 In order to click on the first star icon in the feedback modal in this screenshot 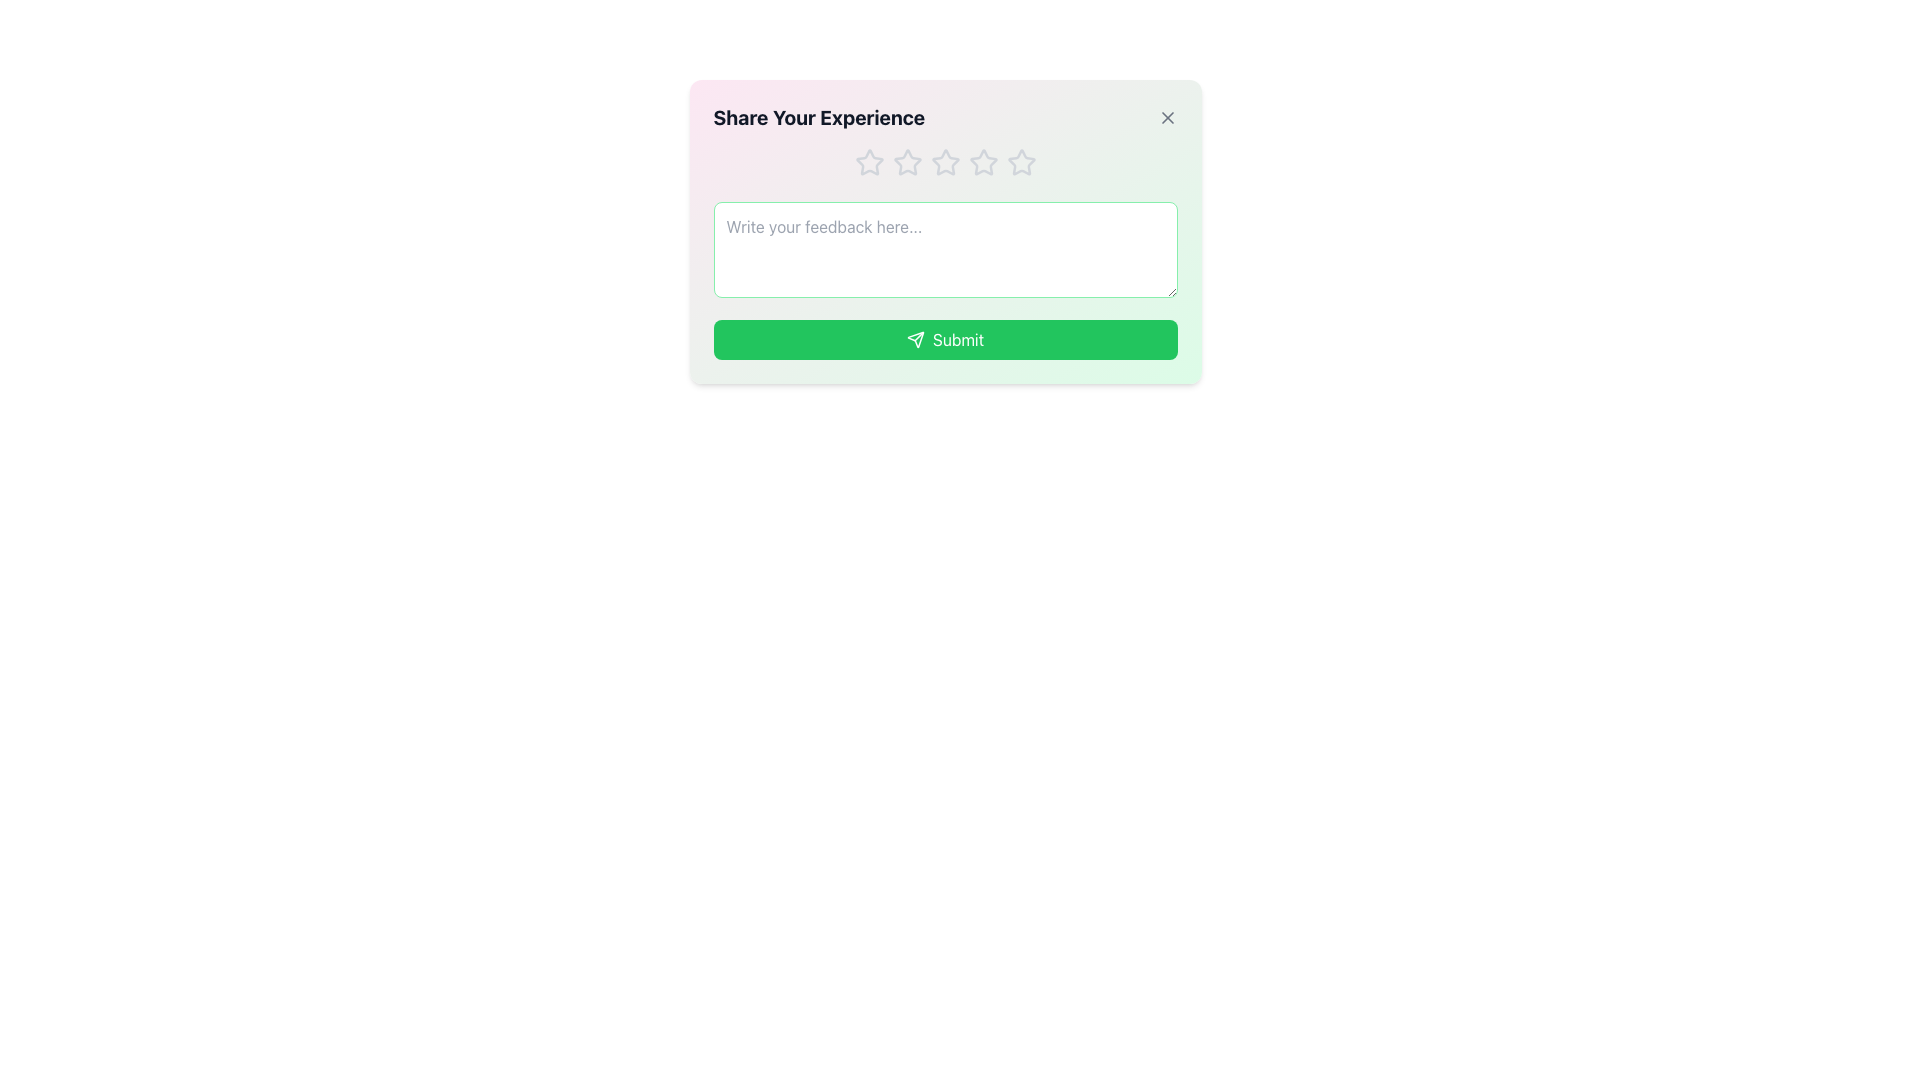, I will do `click(869, 161)`.